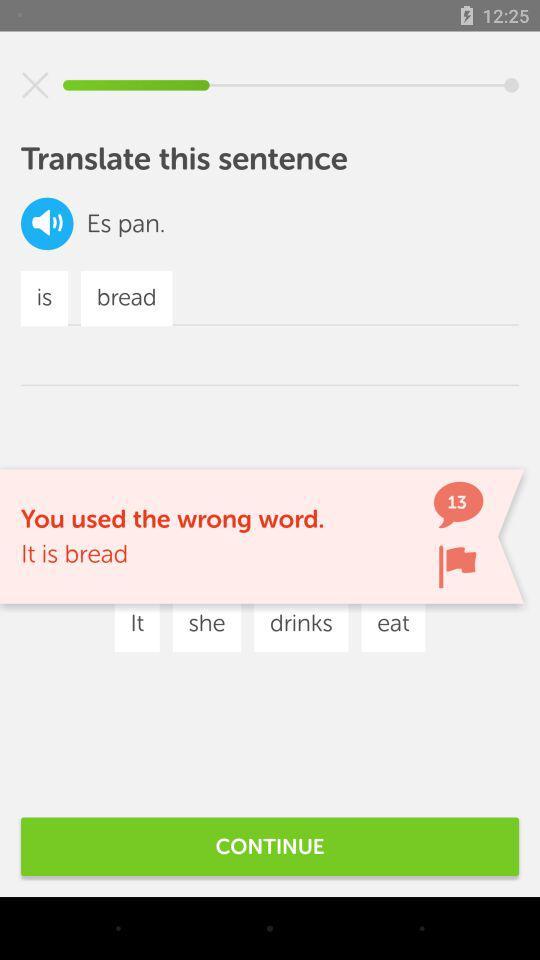 Image resolution: width=540 pixels, height=960 pixels. Describe the element at coordinates (35, 85) in the screenshot. I see `out` at that location.